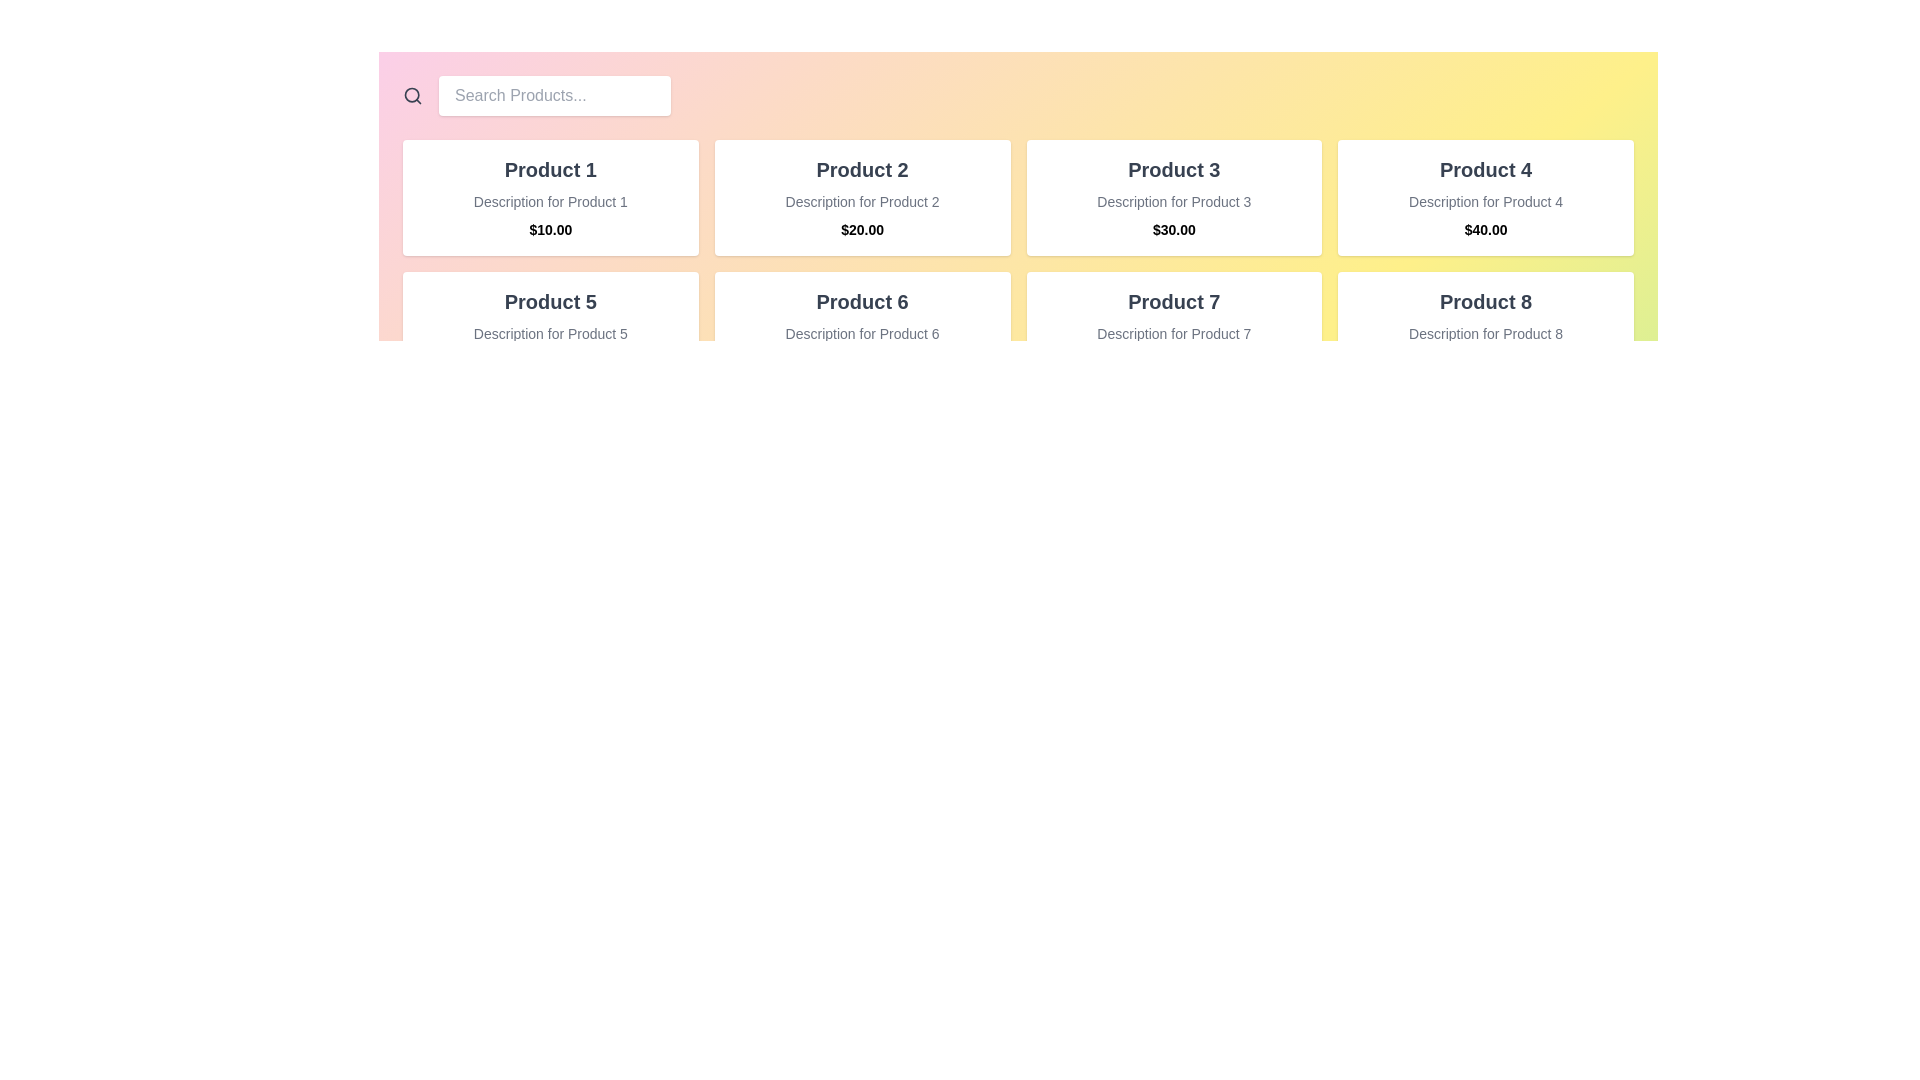 The image size is (1920, 1080). What do you see at coordinates (1174, 197) in the screenshot?
I see `the rectangular card labeled 'Product 3' with a white background, which is the third card in the top row of the grid layout` at bounding box center [1174, 197].